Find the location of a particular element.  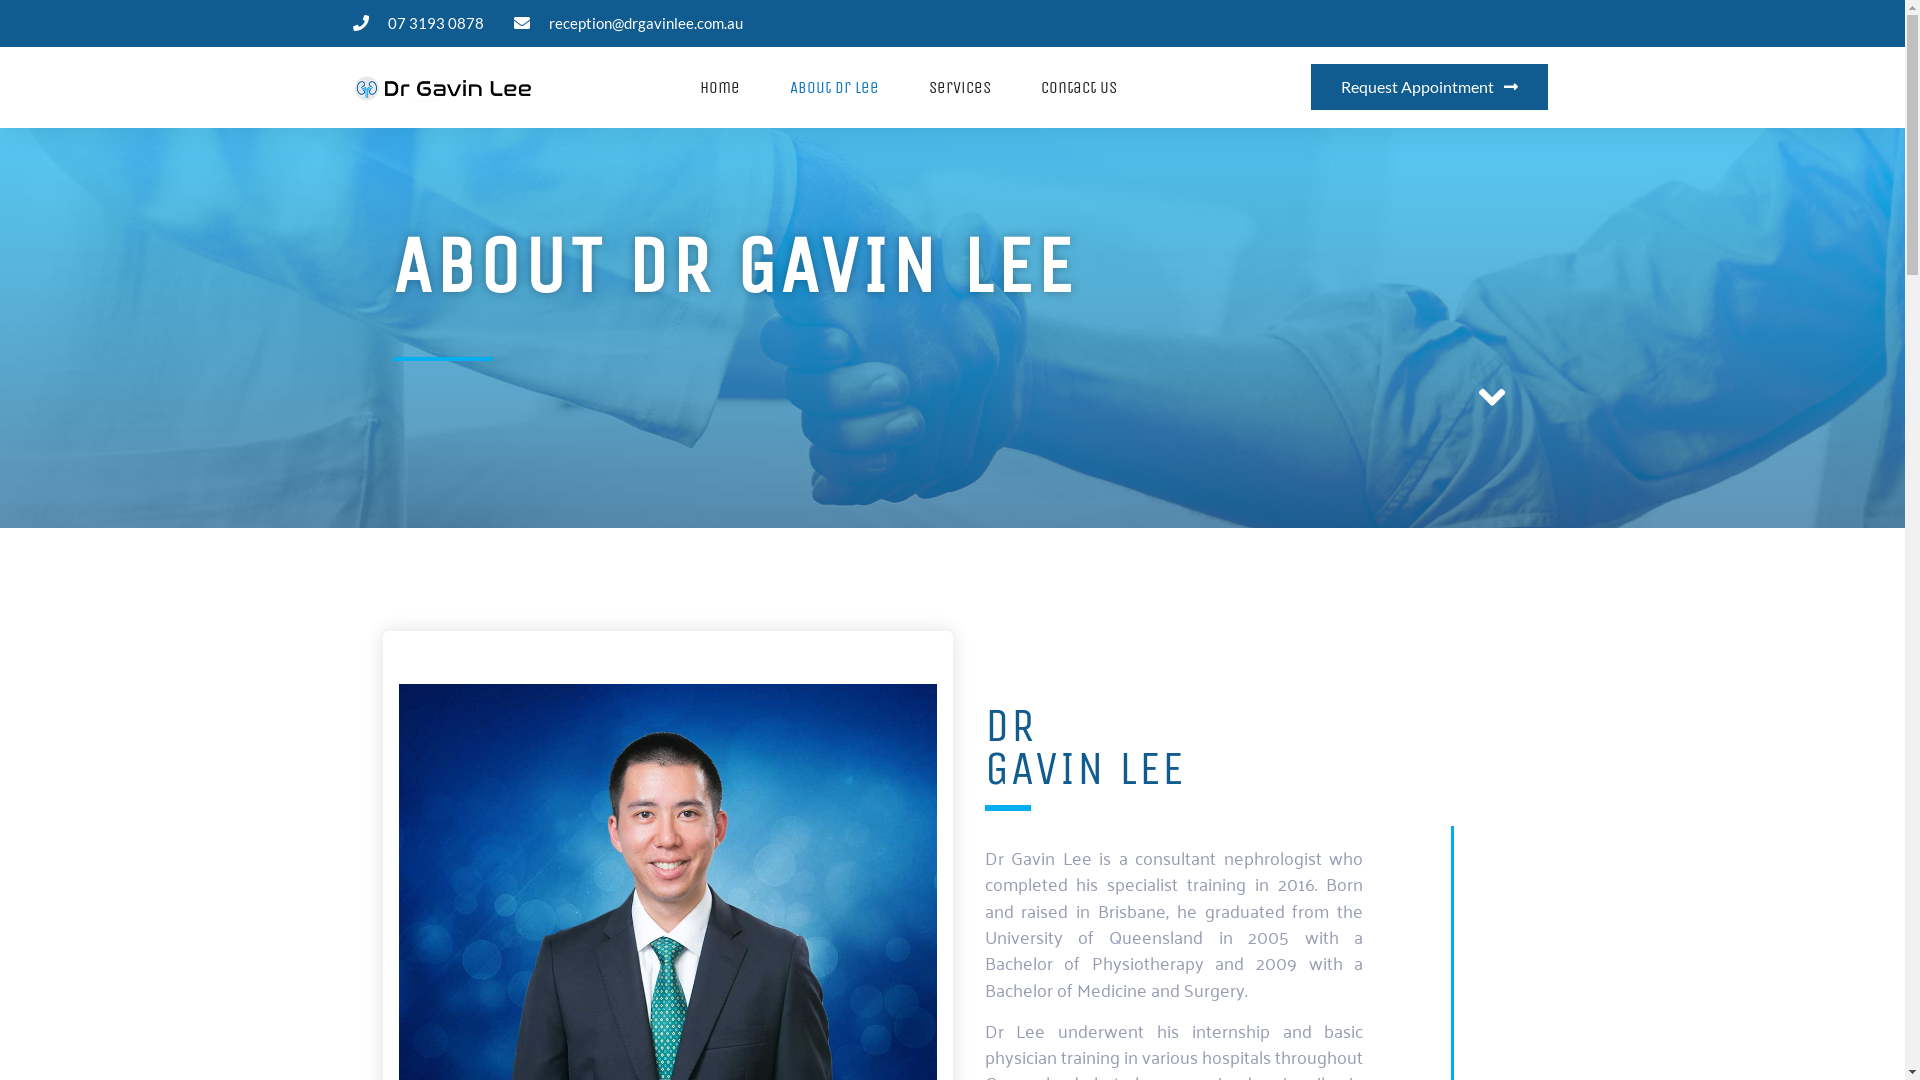

'About Dr Lee' is located at coordinates (834, 86).